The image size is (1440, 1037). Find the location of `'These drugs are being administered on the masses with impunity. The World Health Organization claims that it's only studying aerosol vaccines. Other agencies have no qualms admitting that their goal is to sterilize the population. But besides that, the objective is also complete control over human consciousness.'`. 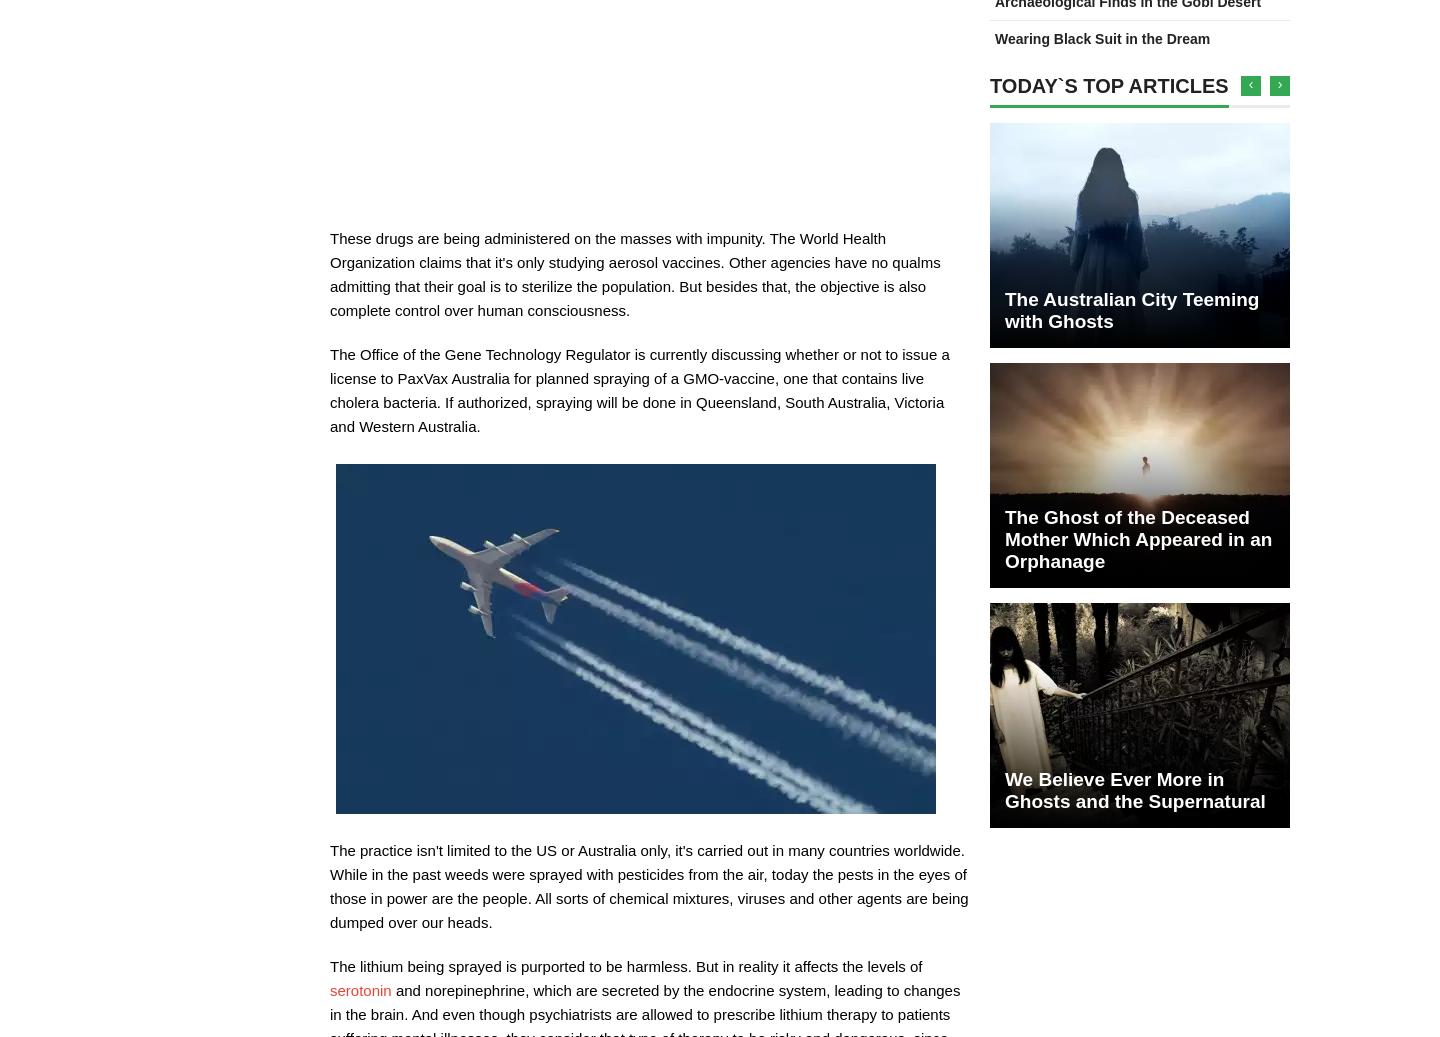

'These drugs are being administered on the masses with impunity. The World Health Organization claims that it's only studying aerosol vaccines. Other agencies have no qualms admitting that their goal is to sterilize the population. But besides that, the objective is also complete control over human consciousness.' is located at coordinates (634, 273).